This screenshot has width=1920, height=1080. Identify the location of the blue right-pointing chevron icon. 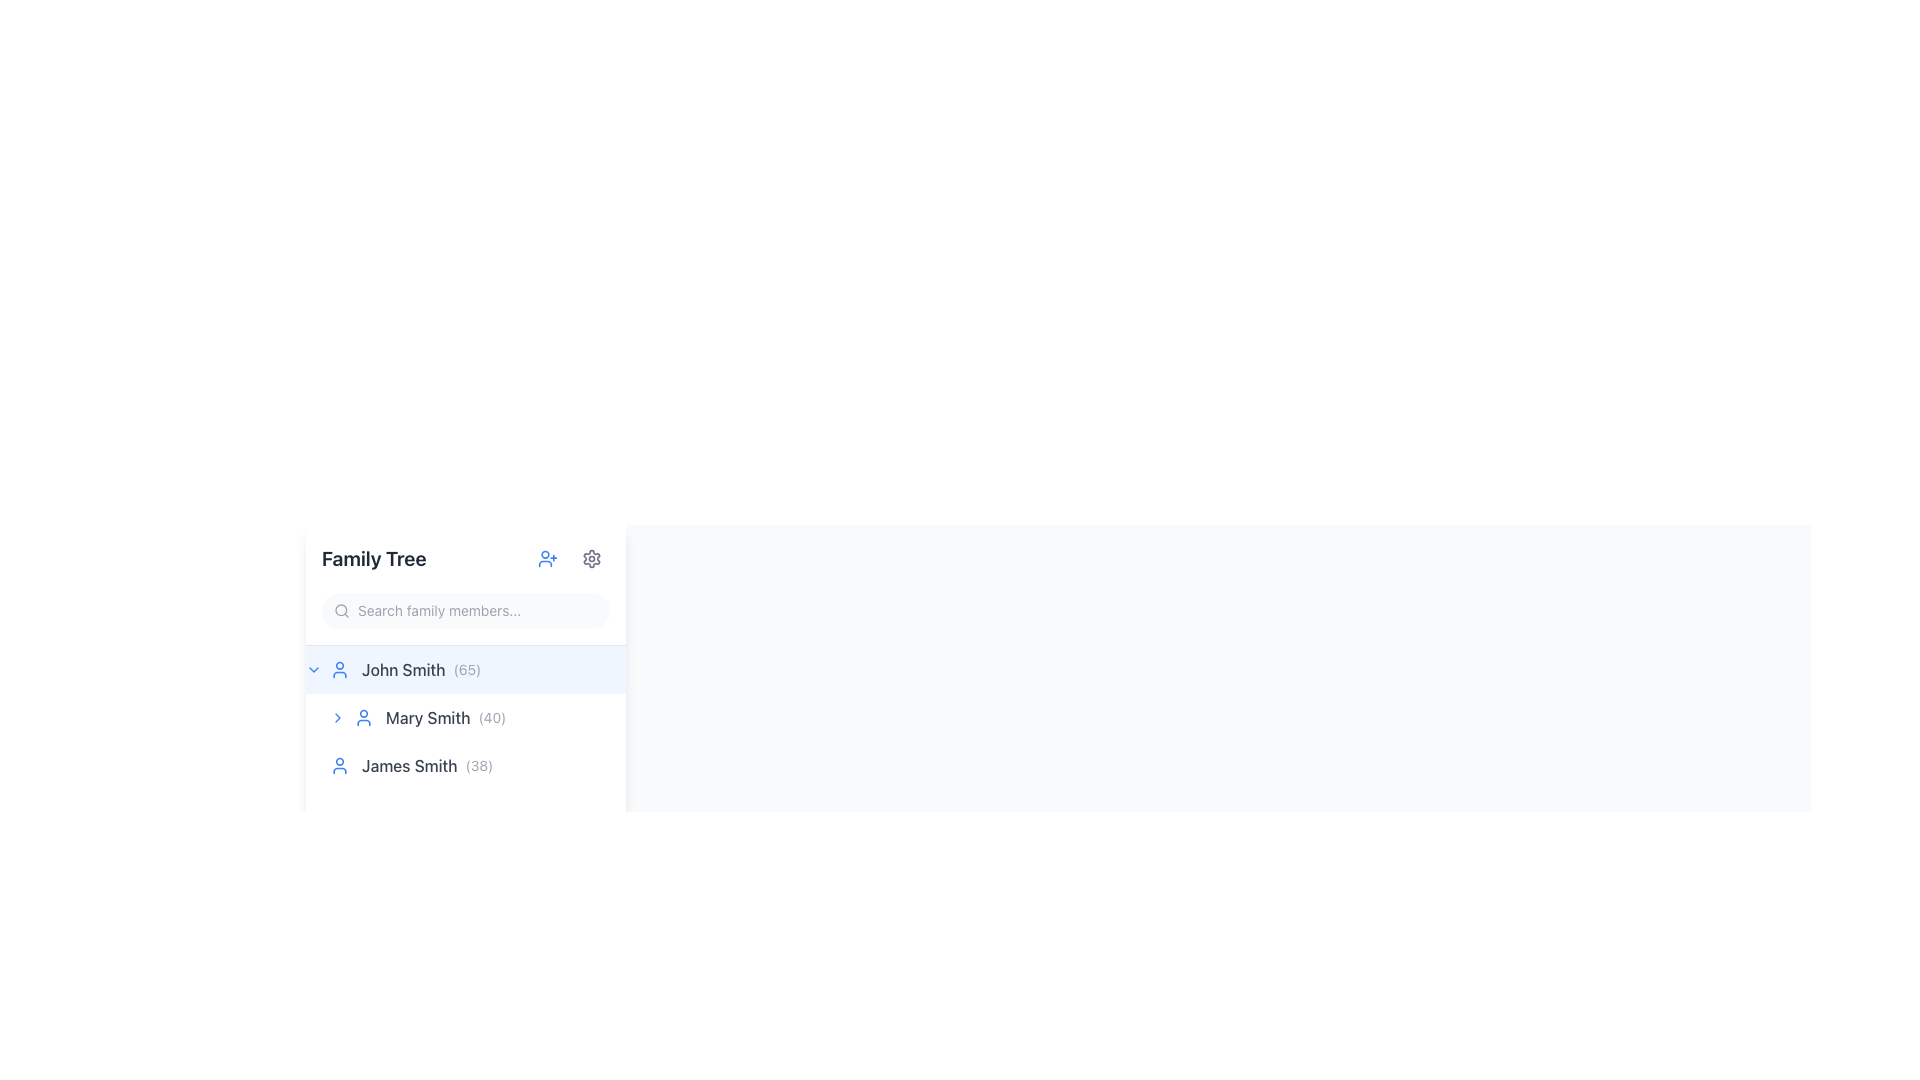
(337, 716).